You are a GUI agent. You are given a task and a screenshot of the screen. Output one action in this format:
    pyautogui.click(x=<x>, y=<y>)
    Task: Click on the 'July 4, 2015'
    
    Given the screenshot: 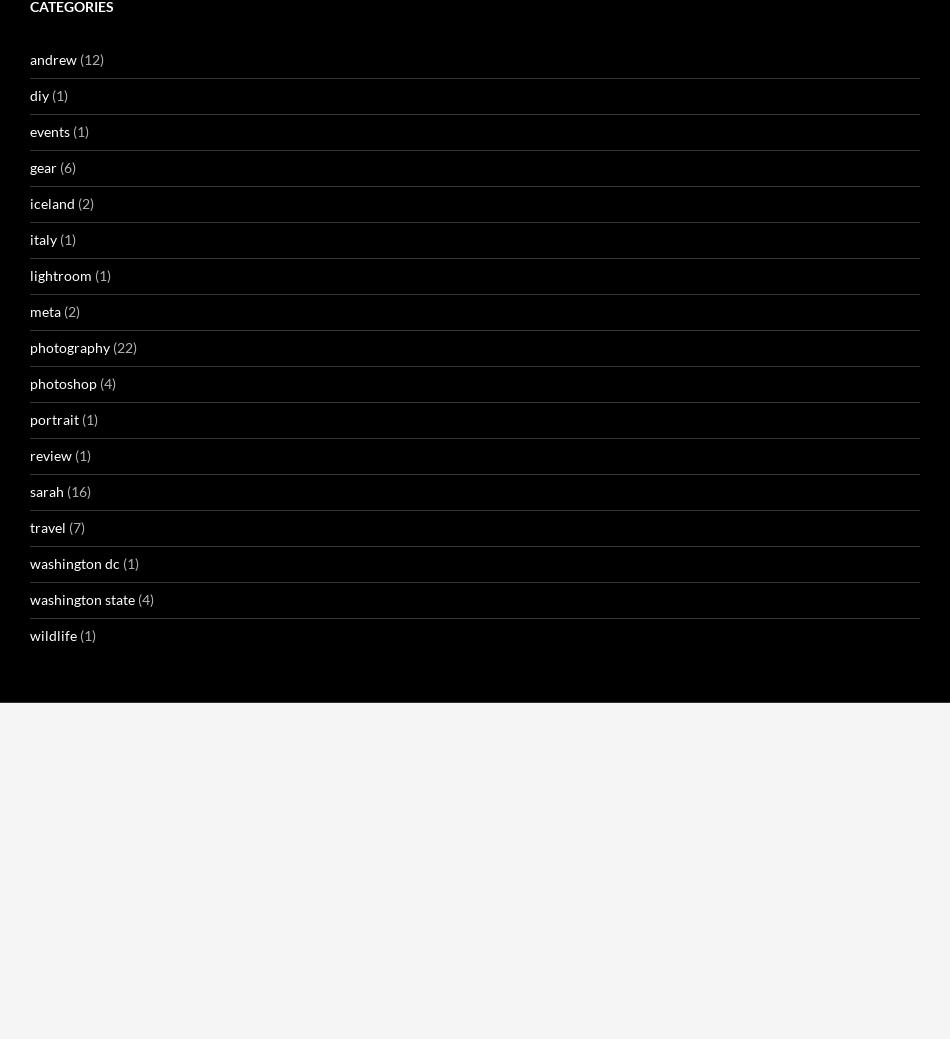 What is the action you would take?
    pyautogui.click(x=288, y=1000)
    